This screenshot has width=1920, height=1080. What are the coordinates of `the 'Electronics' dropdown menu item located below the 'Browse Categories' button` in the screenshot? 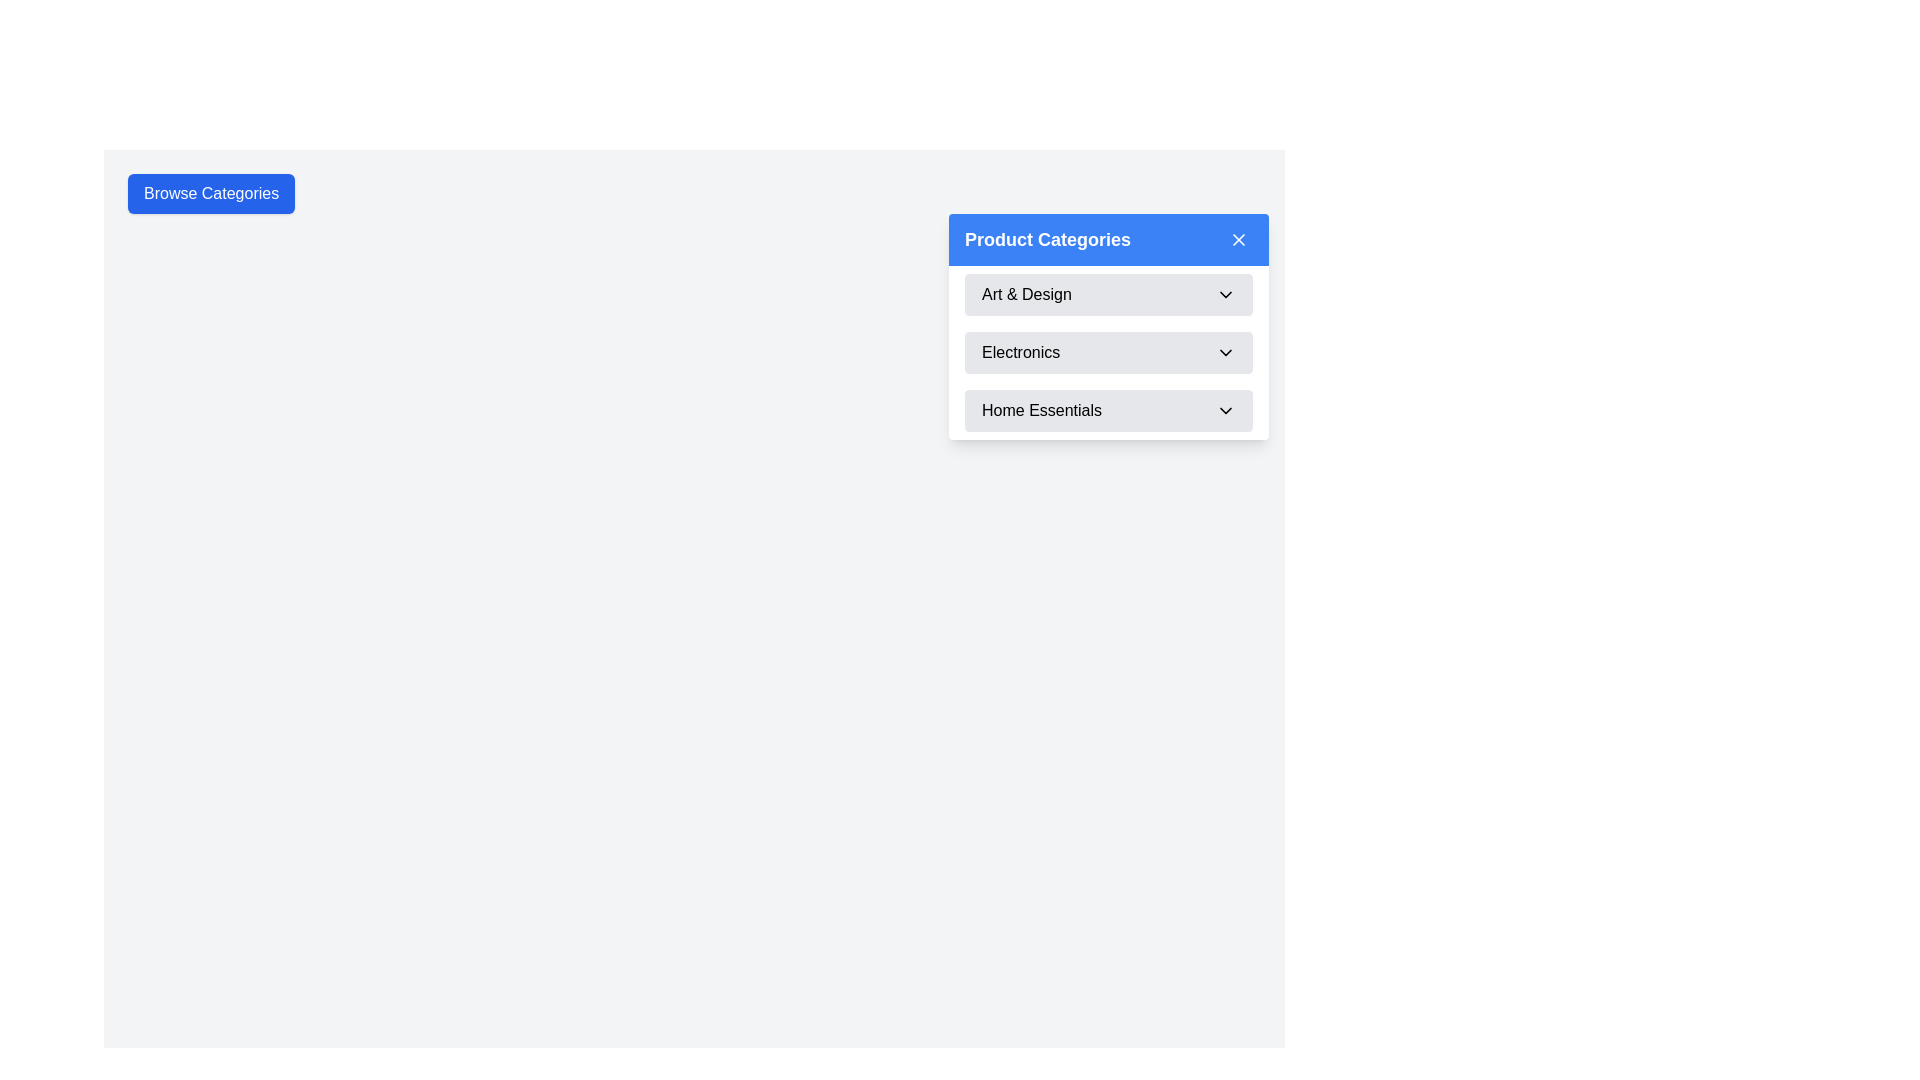 It's located at (1107, 326).